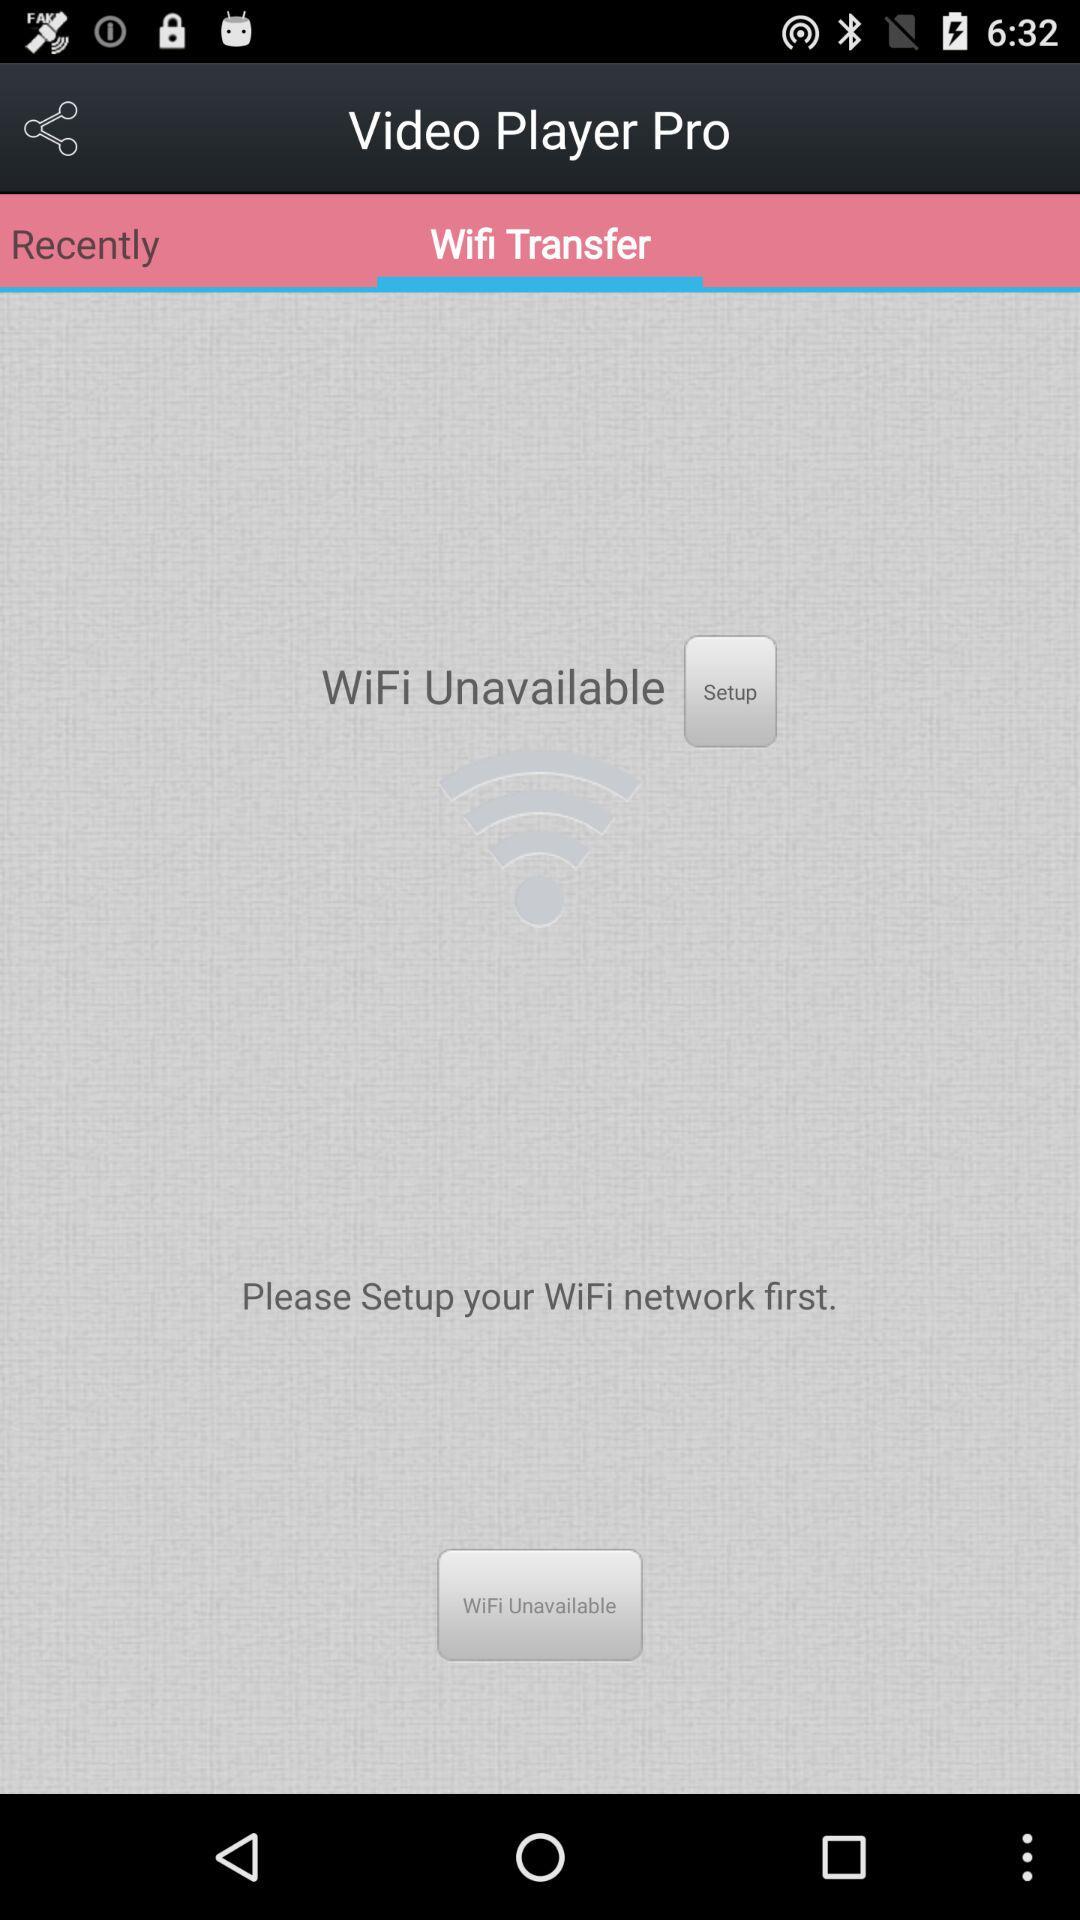  What do you see at coordinates (538, 838) in the screenshot?
I see `wifi logo` at bounding box center [538, 838].